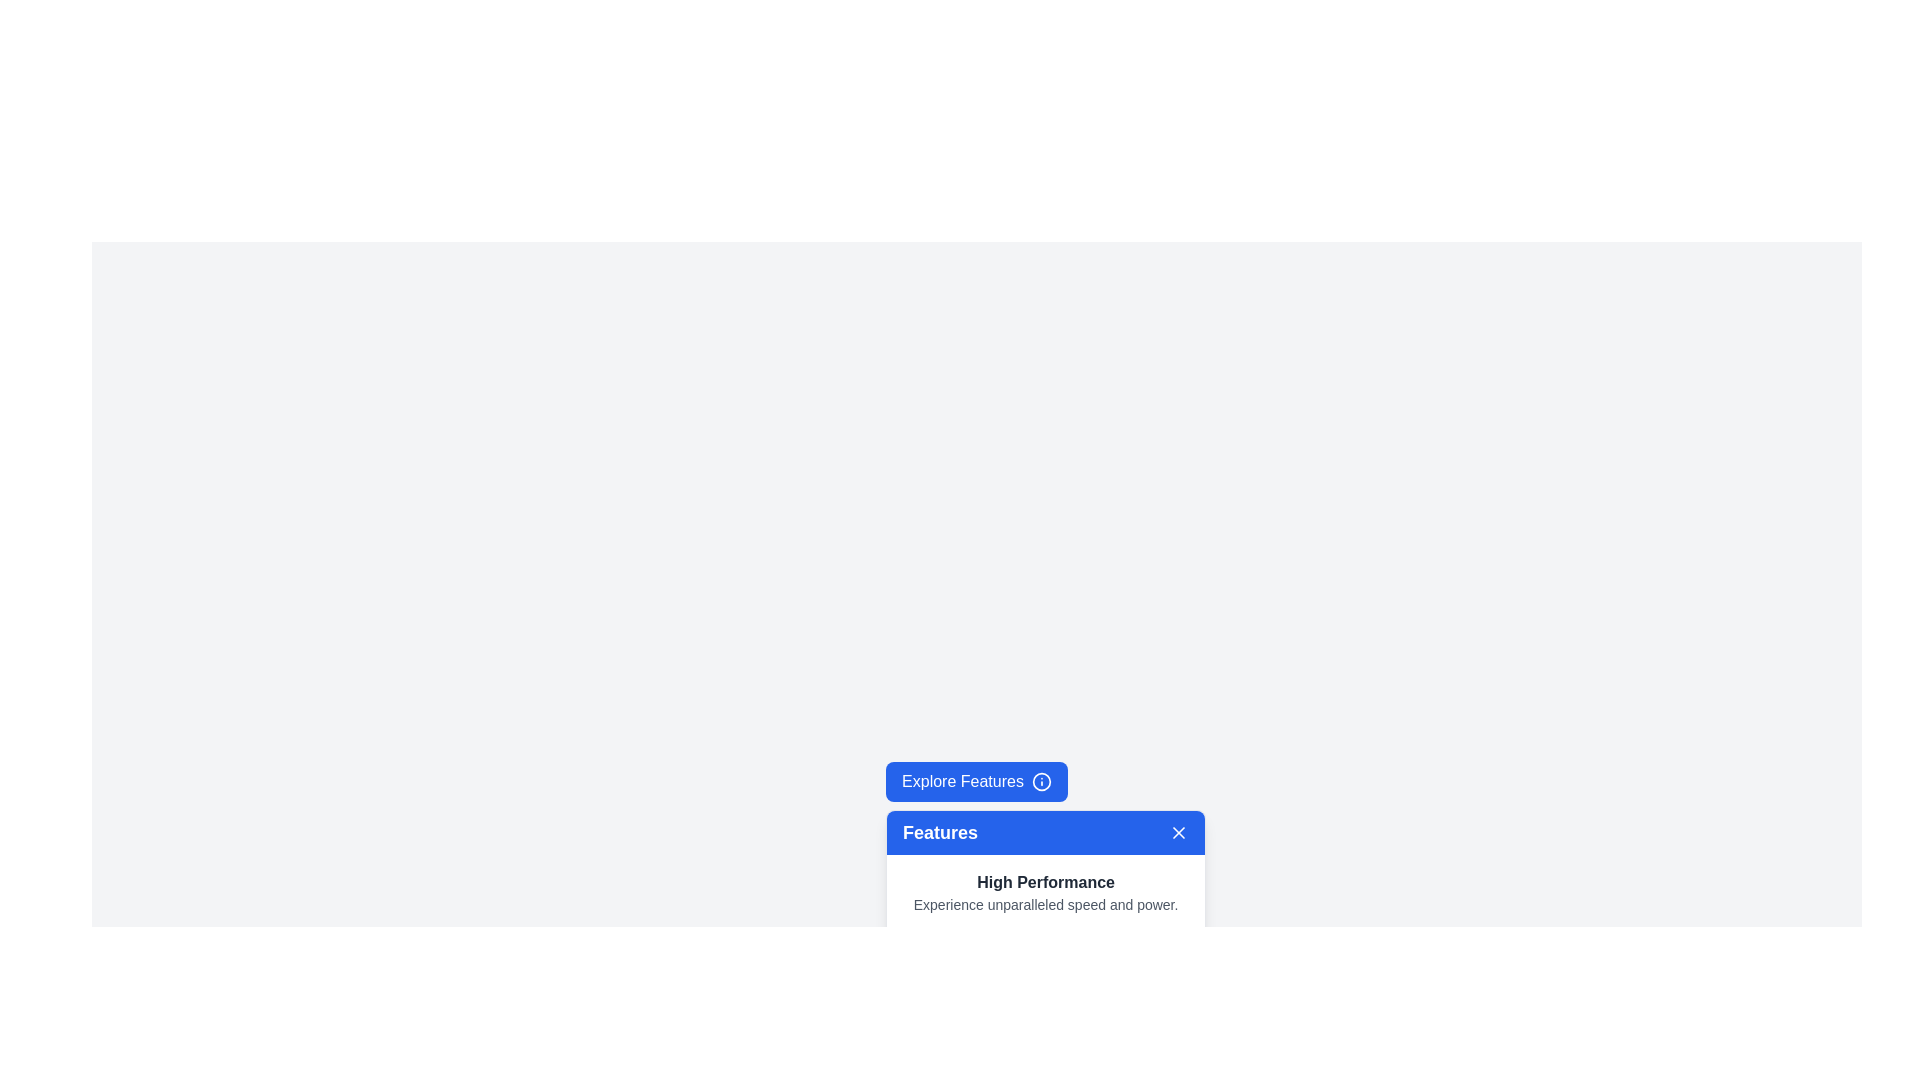 The height and width of the screenshot is (1080, 1920). I want to click on text from the 'Features' label, which is styled in bold and larger font, colored white on a blue background, located at the top of the modal-like structure, so click(939, 833).